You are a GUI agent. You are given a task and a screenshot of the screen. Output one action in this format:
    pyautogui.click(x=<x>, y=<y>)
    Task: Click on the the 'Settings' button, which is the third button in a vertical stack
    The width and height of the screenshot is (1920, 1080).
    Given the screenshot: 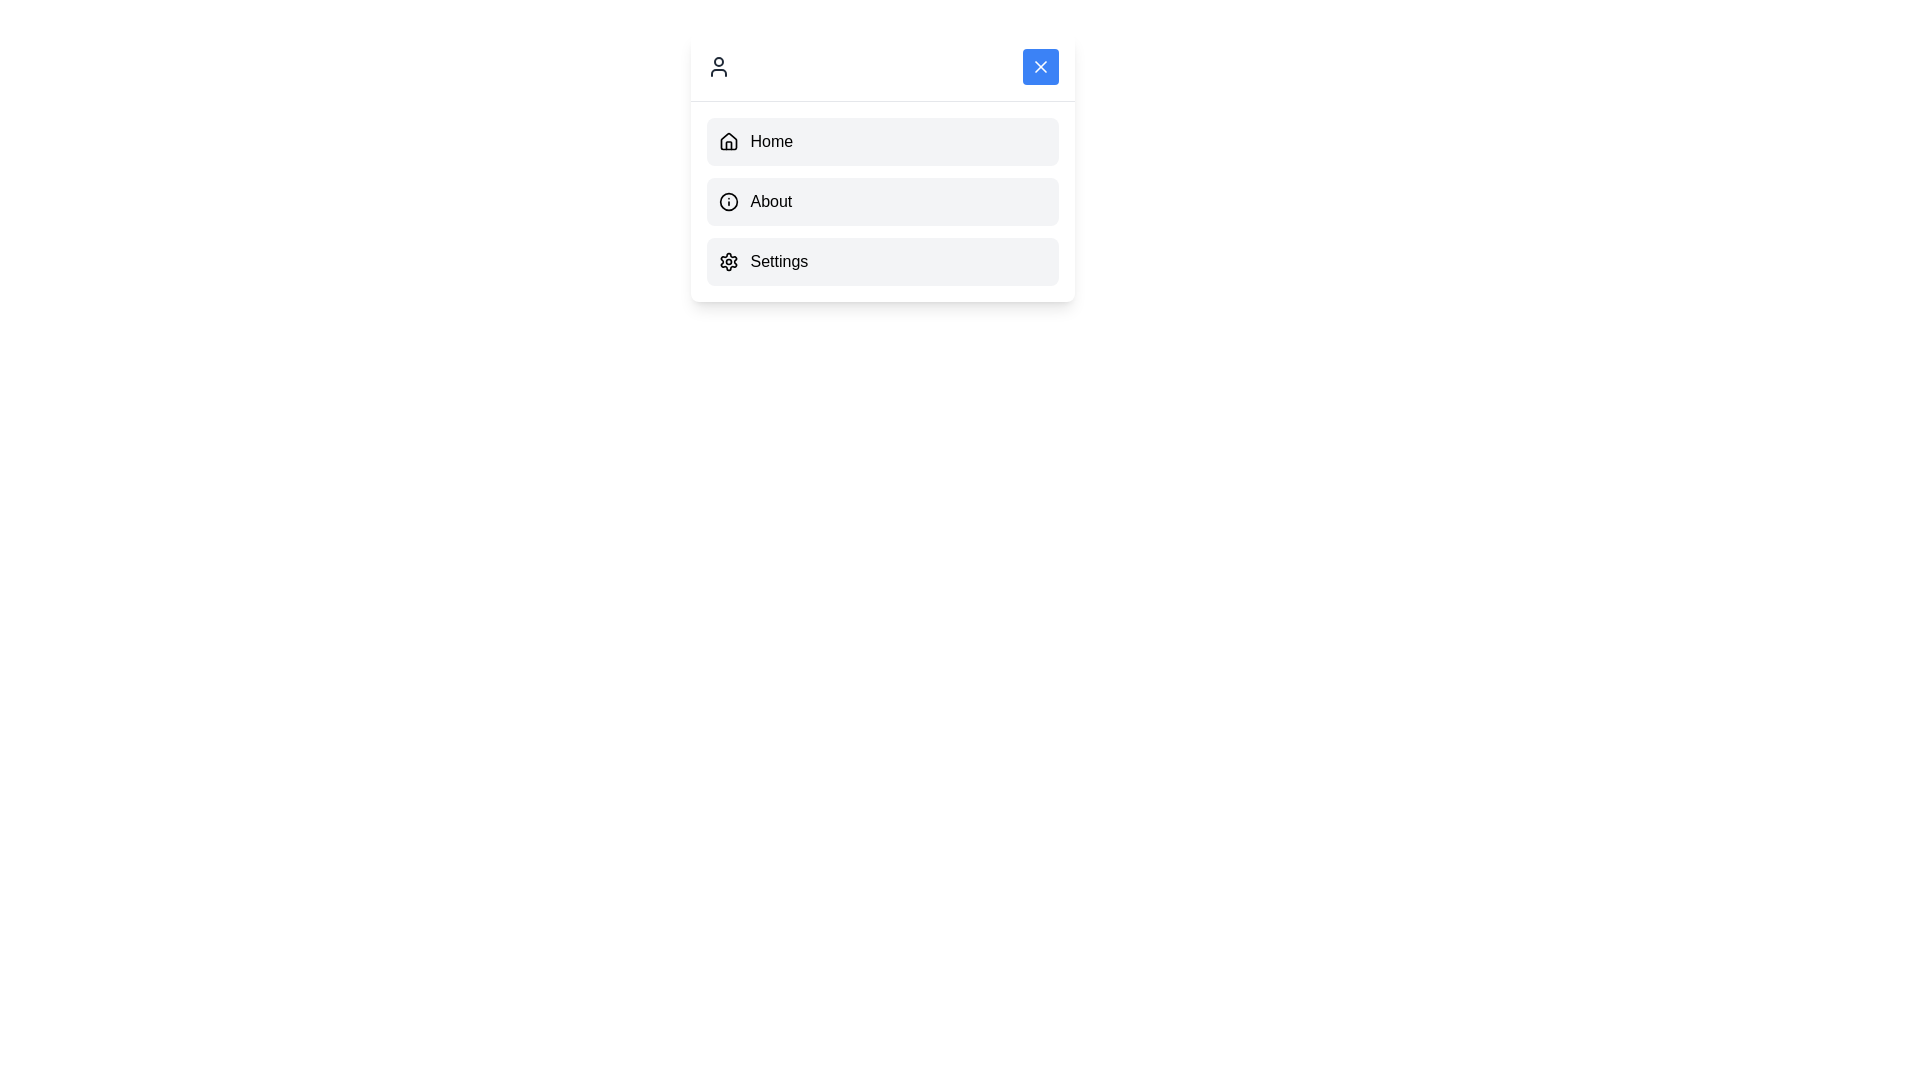 What is the action you would take?
    pyautogui.click(x=881, y=261)
    